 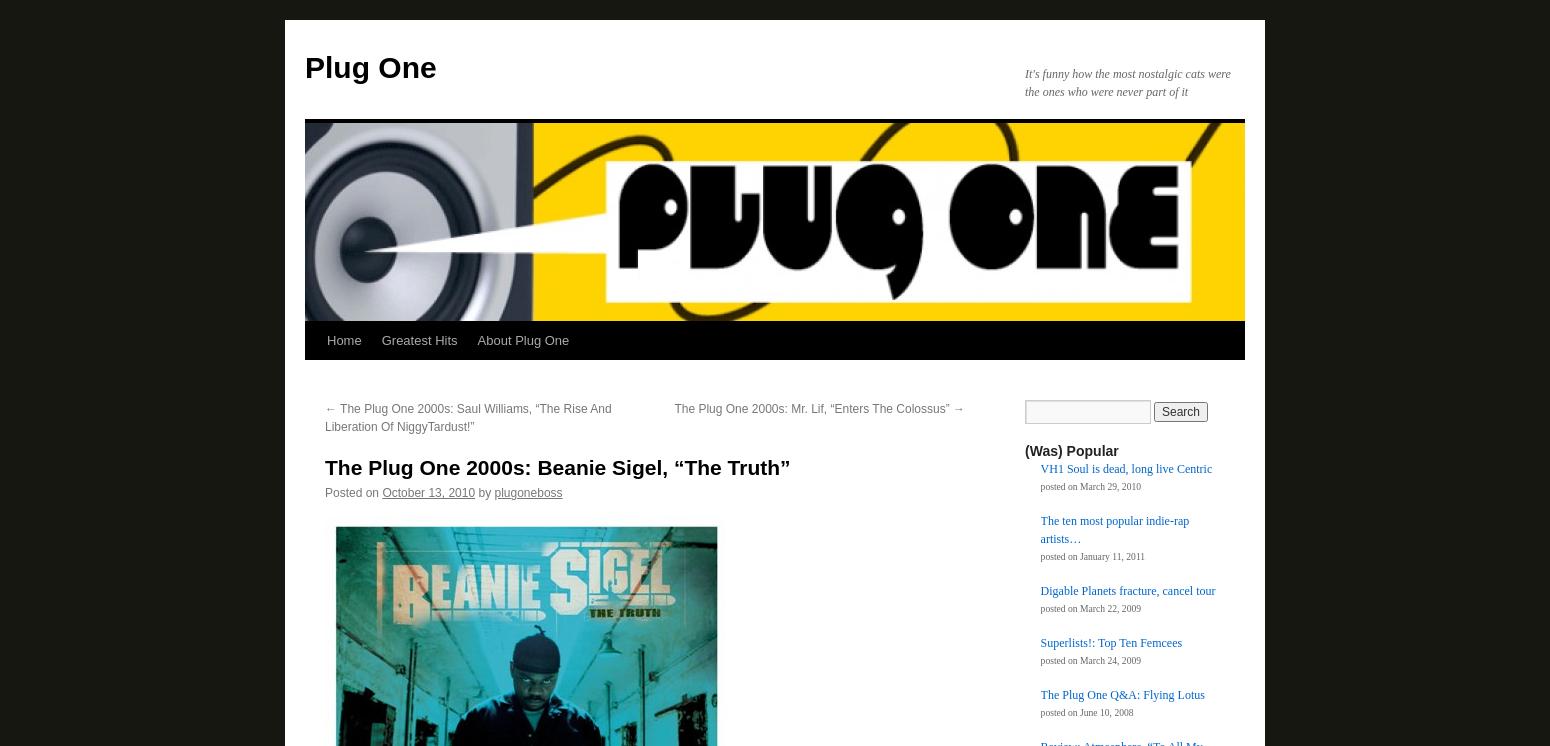 What do you see at coordinates (1089, 659) in the screenshot?
I see `'posted on March 24, 2009'` at bounding box center [1089, 659].